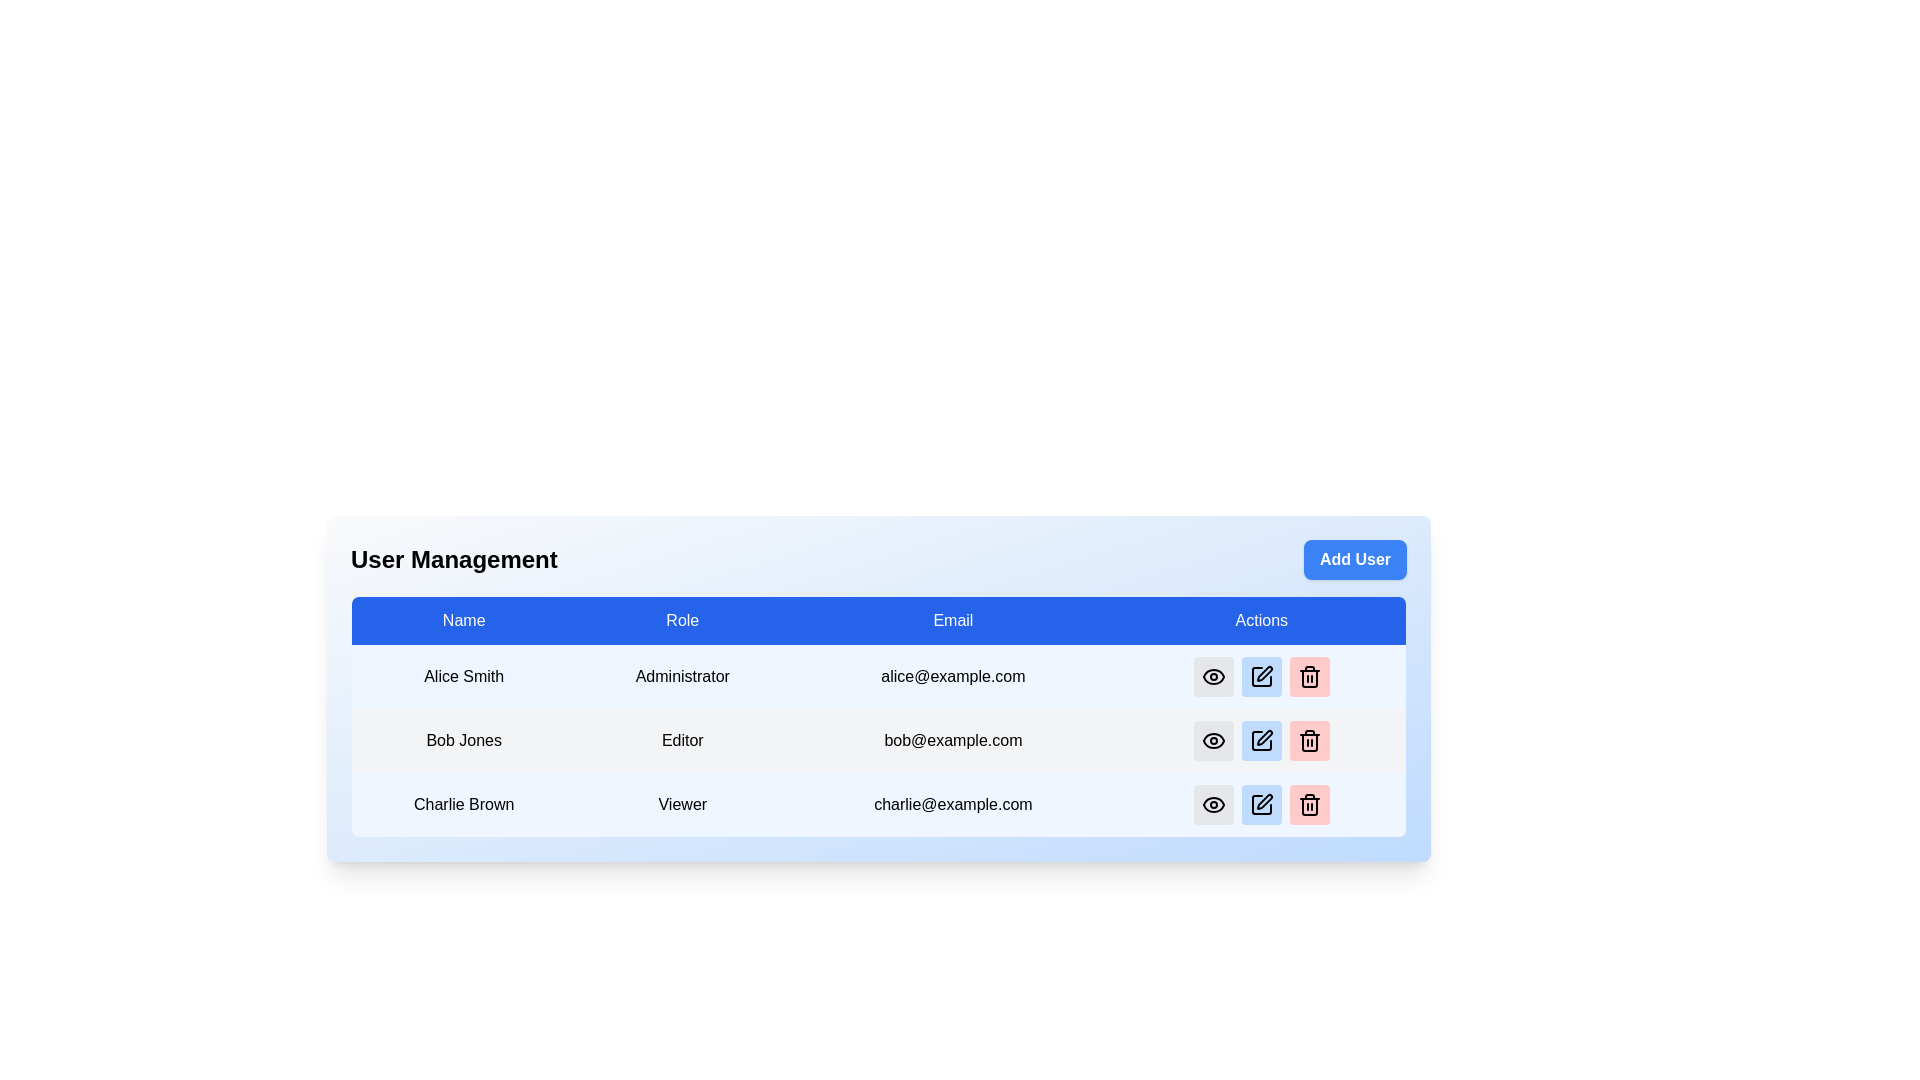 The image size is (1920, 1080). I want to click on text in the Table Header Cell labeled 'Role', which has a blue background and white text, located in the second column of the header row of the table, so click(682, 619).